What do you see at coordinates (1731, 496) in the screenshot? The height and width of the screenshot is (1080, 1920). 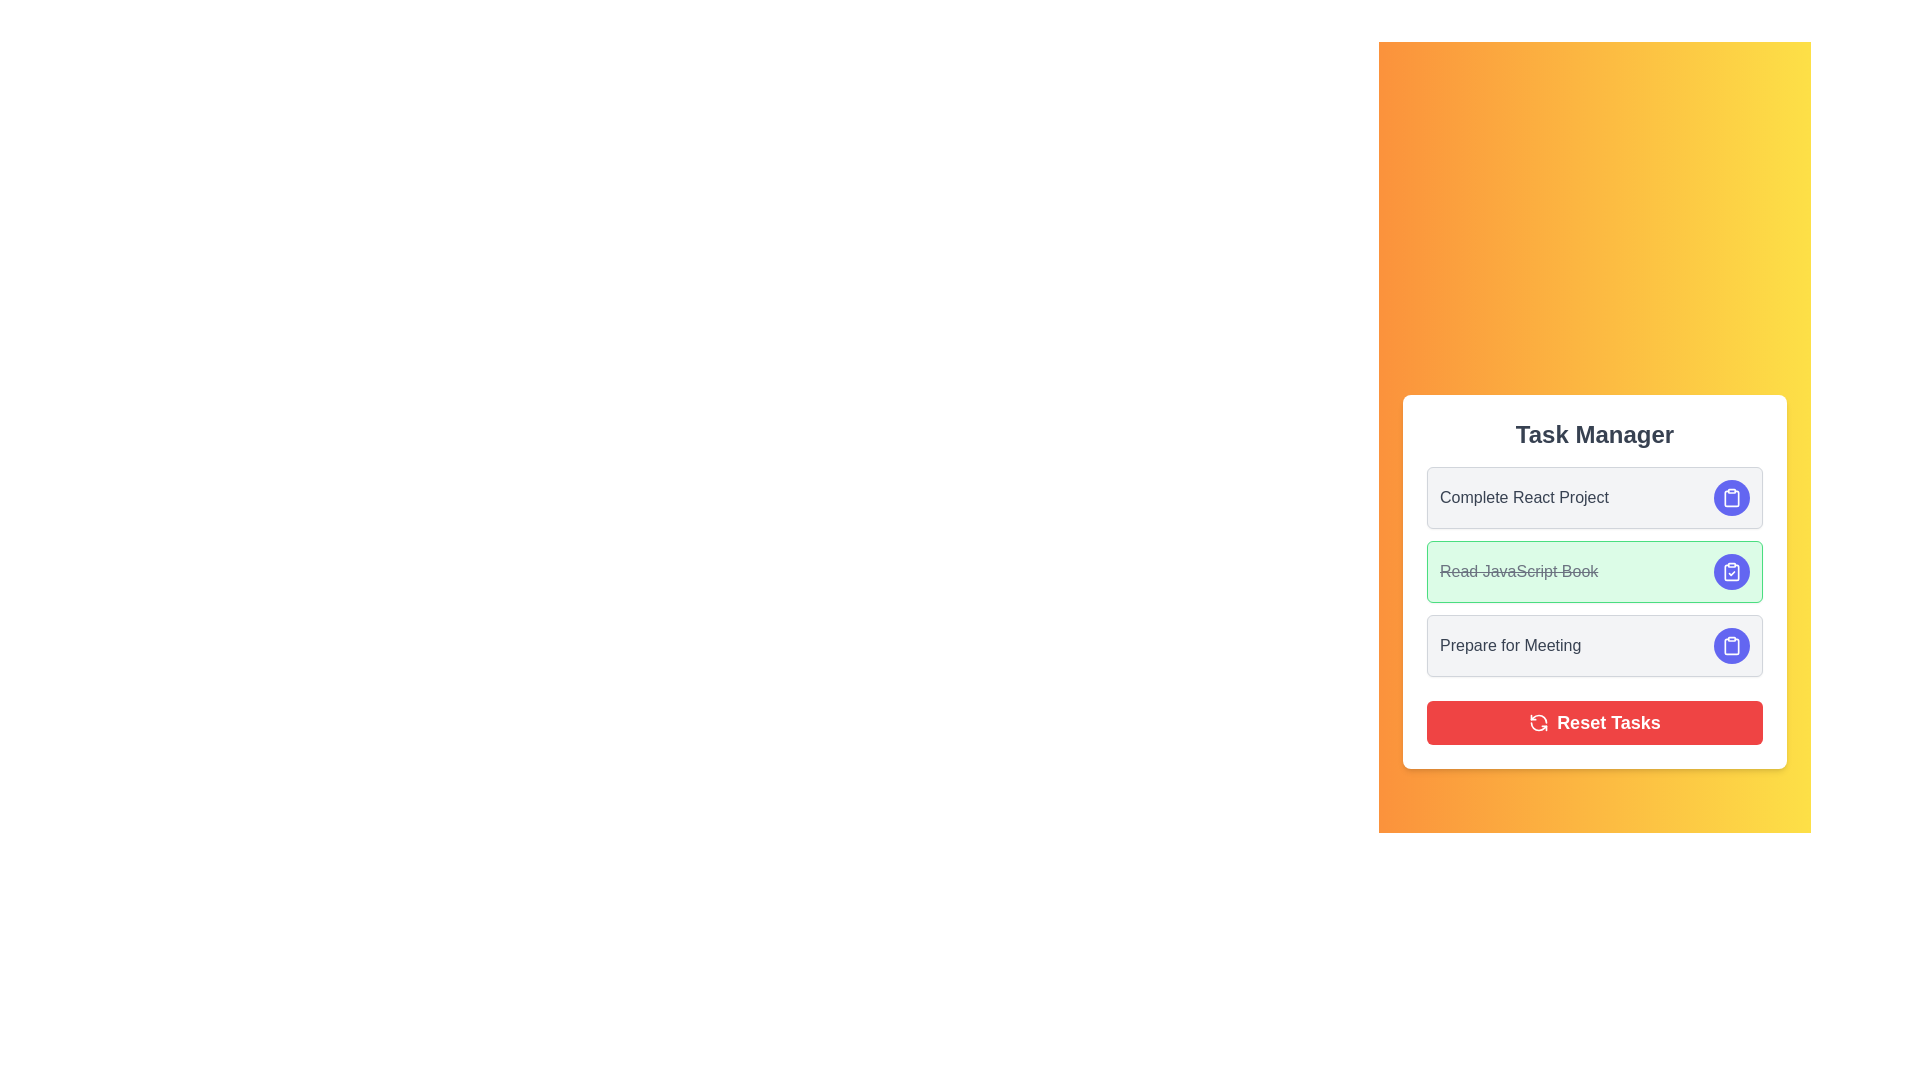 I see `the rounded-edge rectangular clipboard icon with a purple fill, located to the right of the 'Read JavaScript Book' task item` at bounding box center [1731, 496].